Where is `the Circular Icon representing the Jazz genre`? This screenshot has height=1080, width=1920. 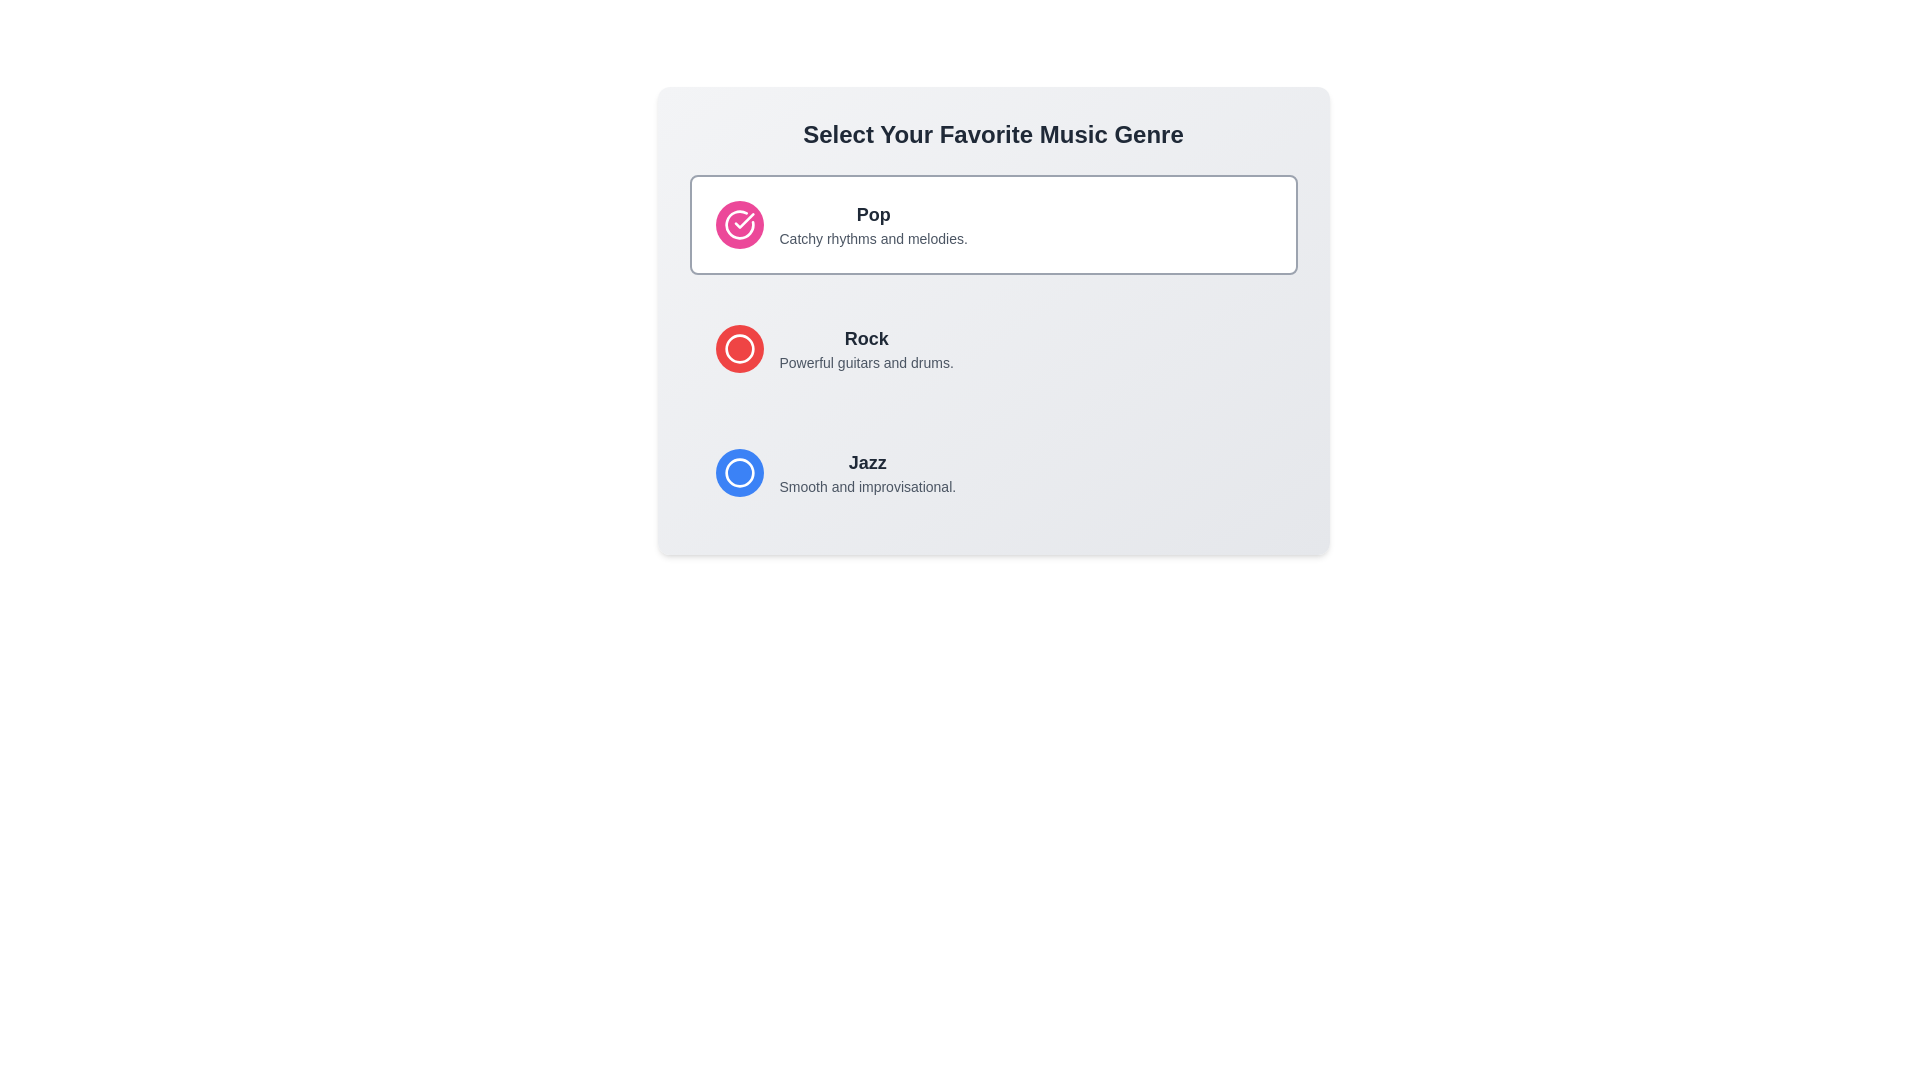 the Circular Icon representing the Jazz genre is located at coordinates (738, 473).